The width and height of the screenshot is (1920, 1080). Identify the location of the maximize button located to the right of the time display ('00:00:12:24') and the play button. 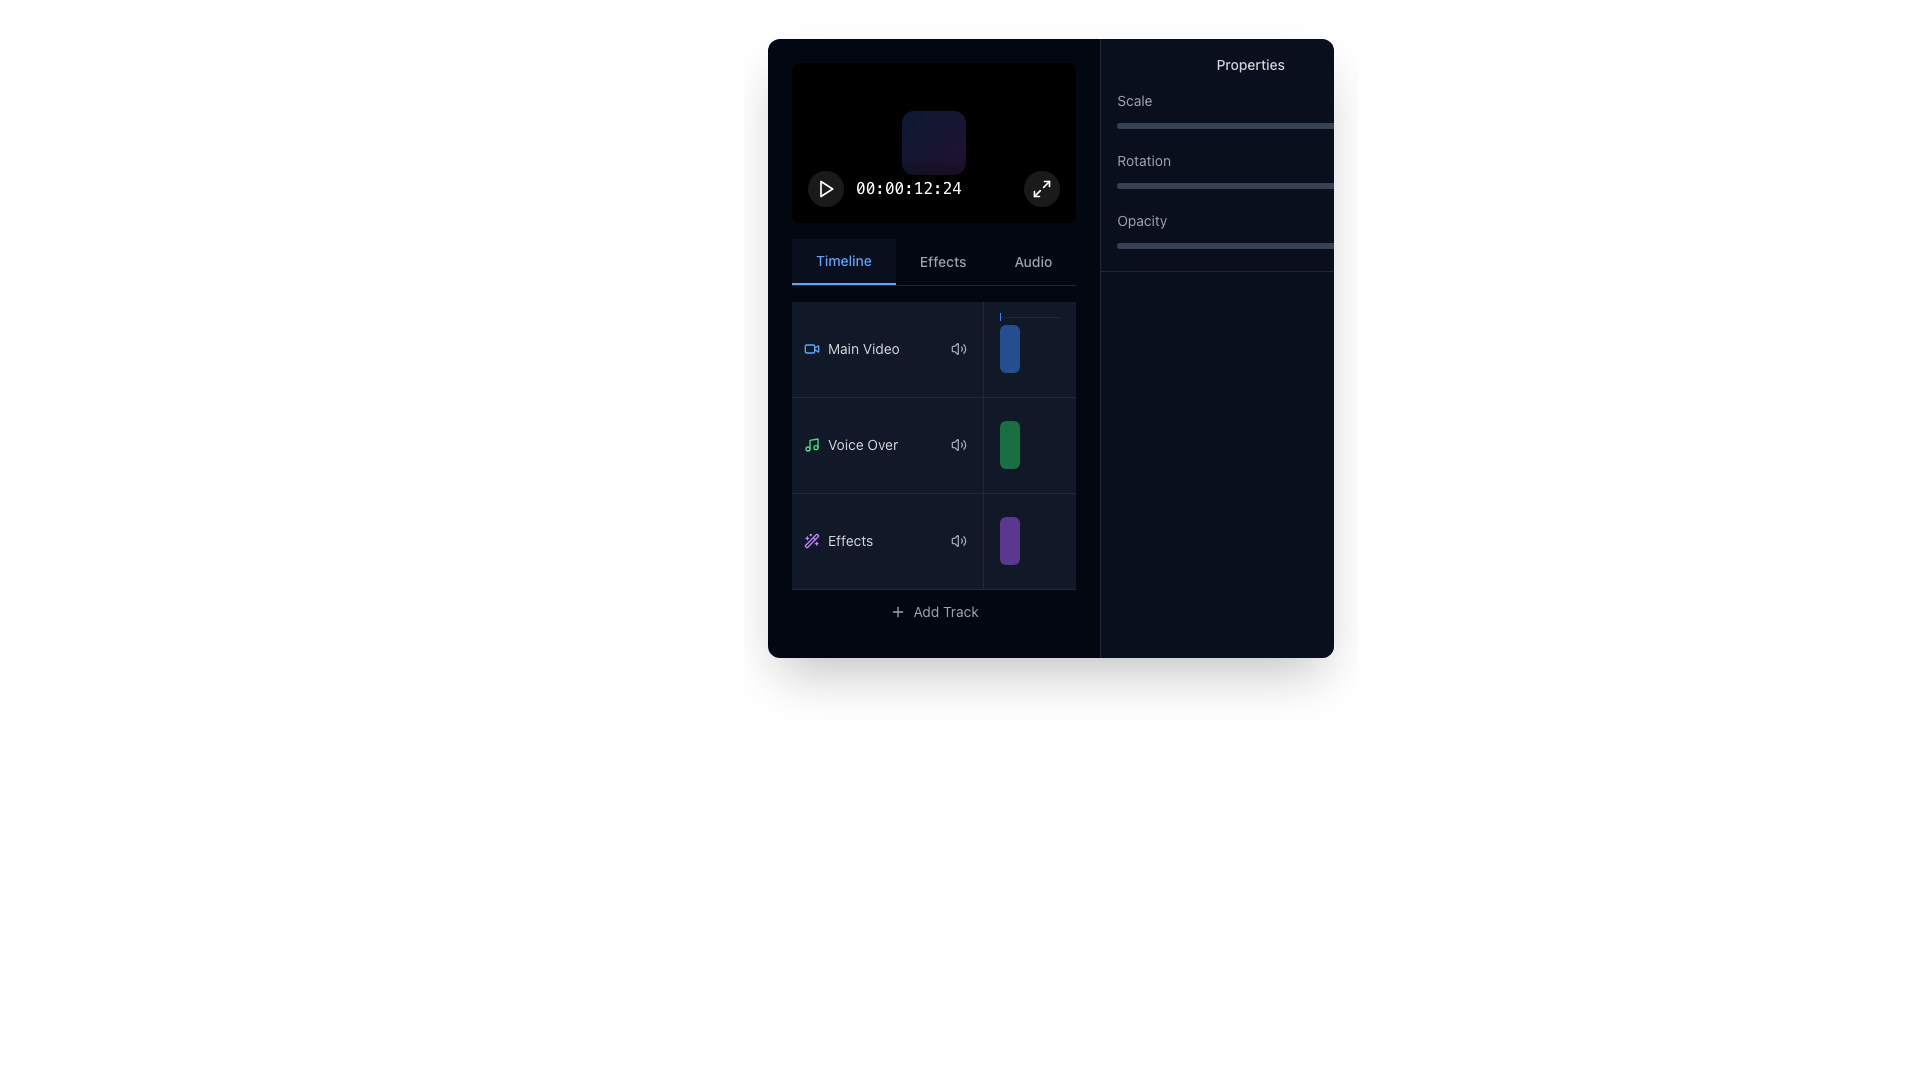
(1041, 188).